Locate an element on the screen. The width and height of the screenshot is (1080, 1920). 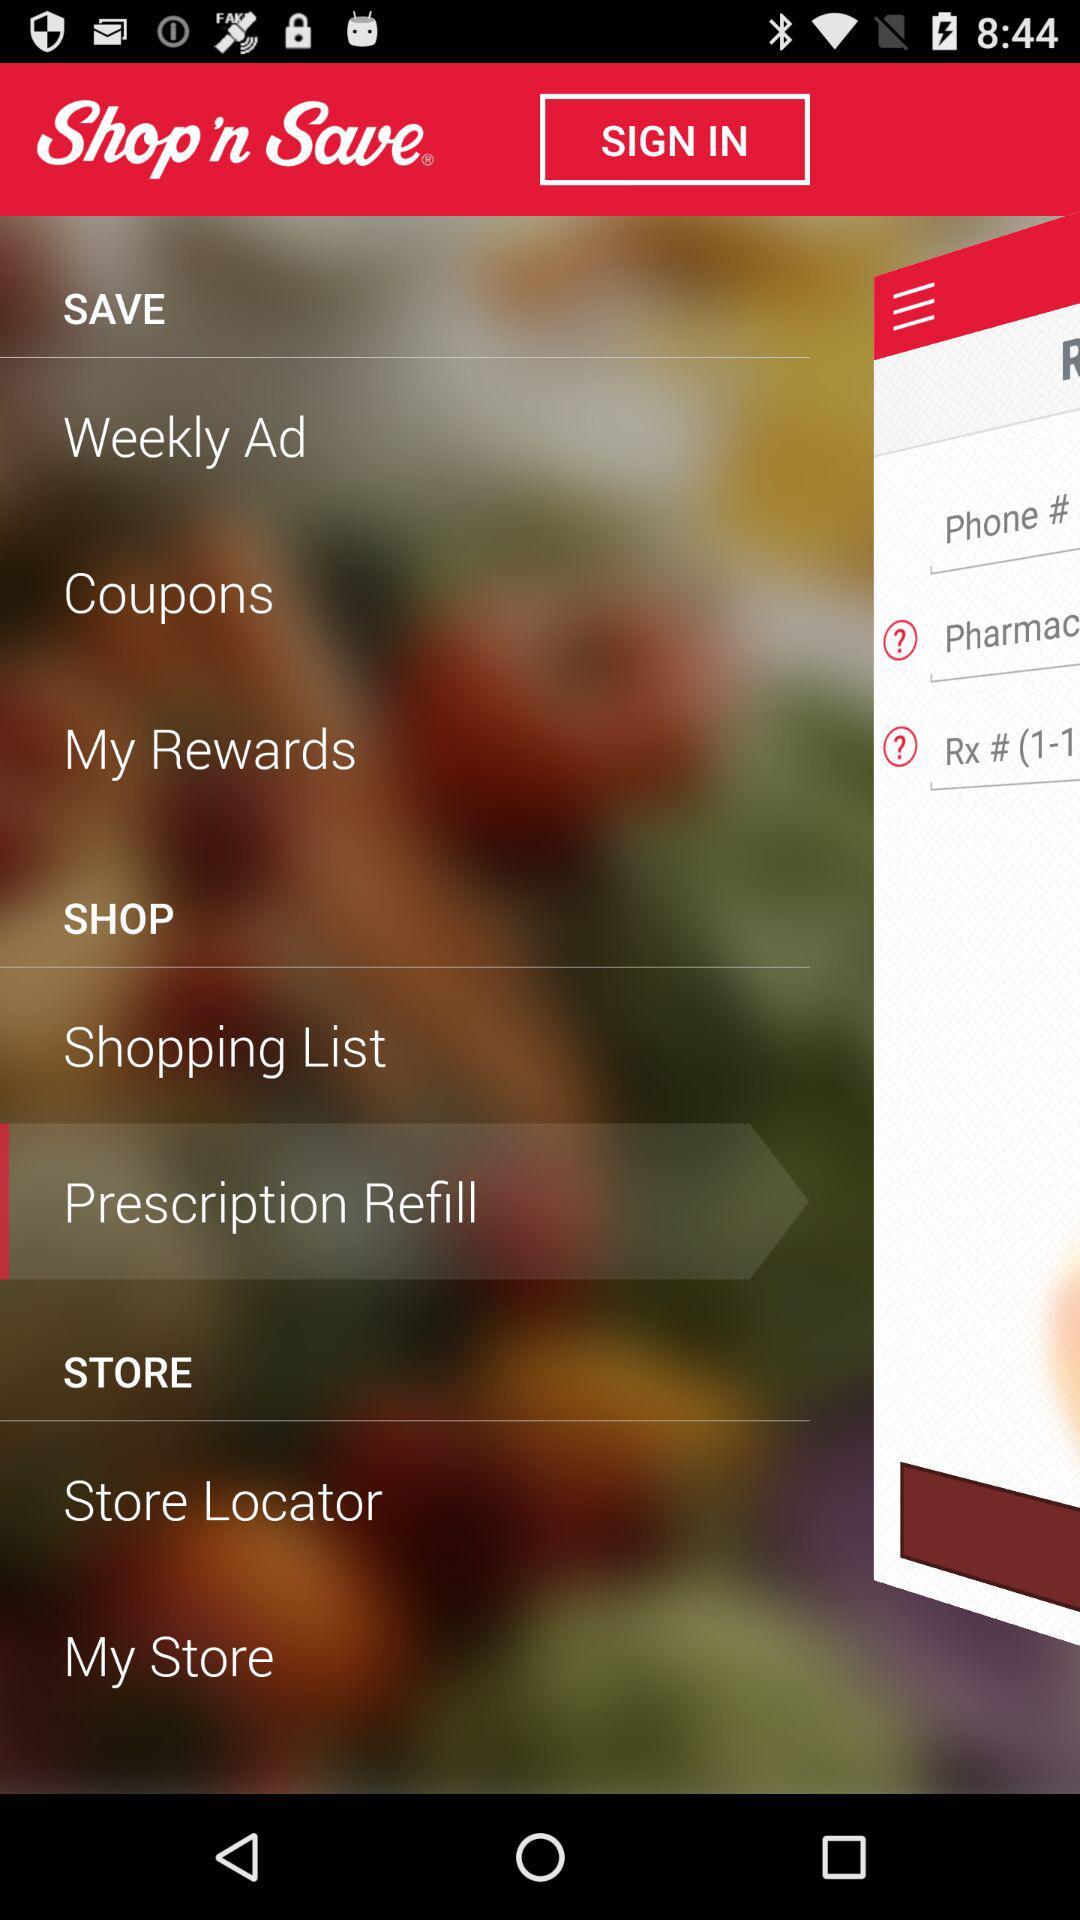
store locator is located at coordinates (405, 1499).